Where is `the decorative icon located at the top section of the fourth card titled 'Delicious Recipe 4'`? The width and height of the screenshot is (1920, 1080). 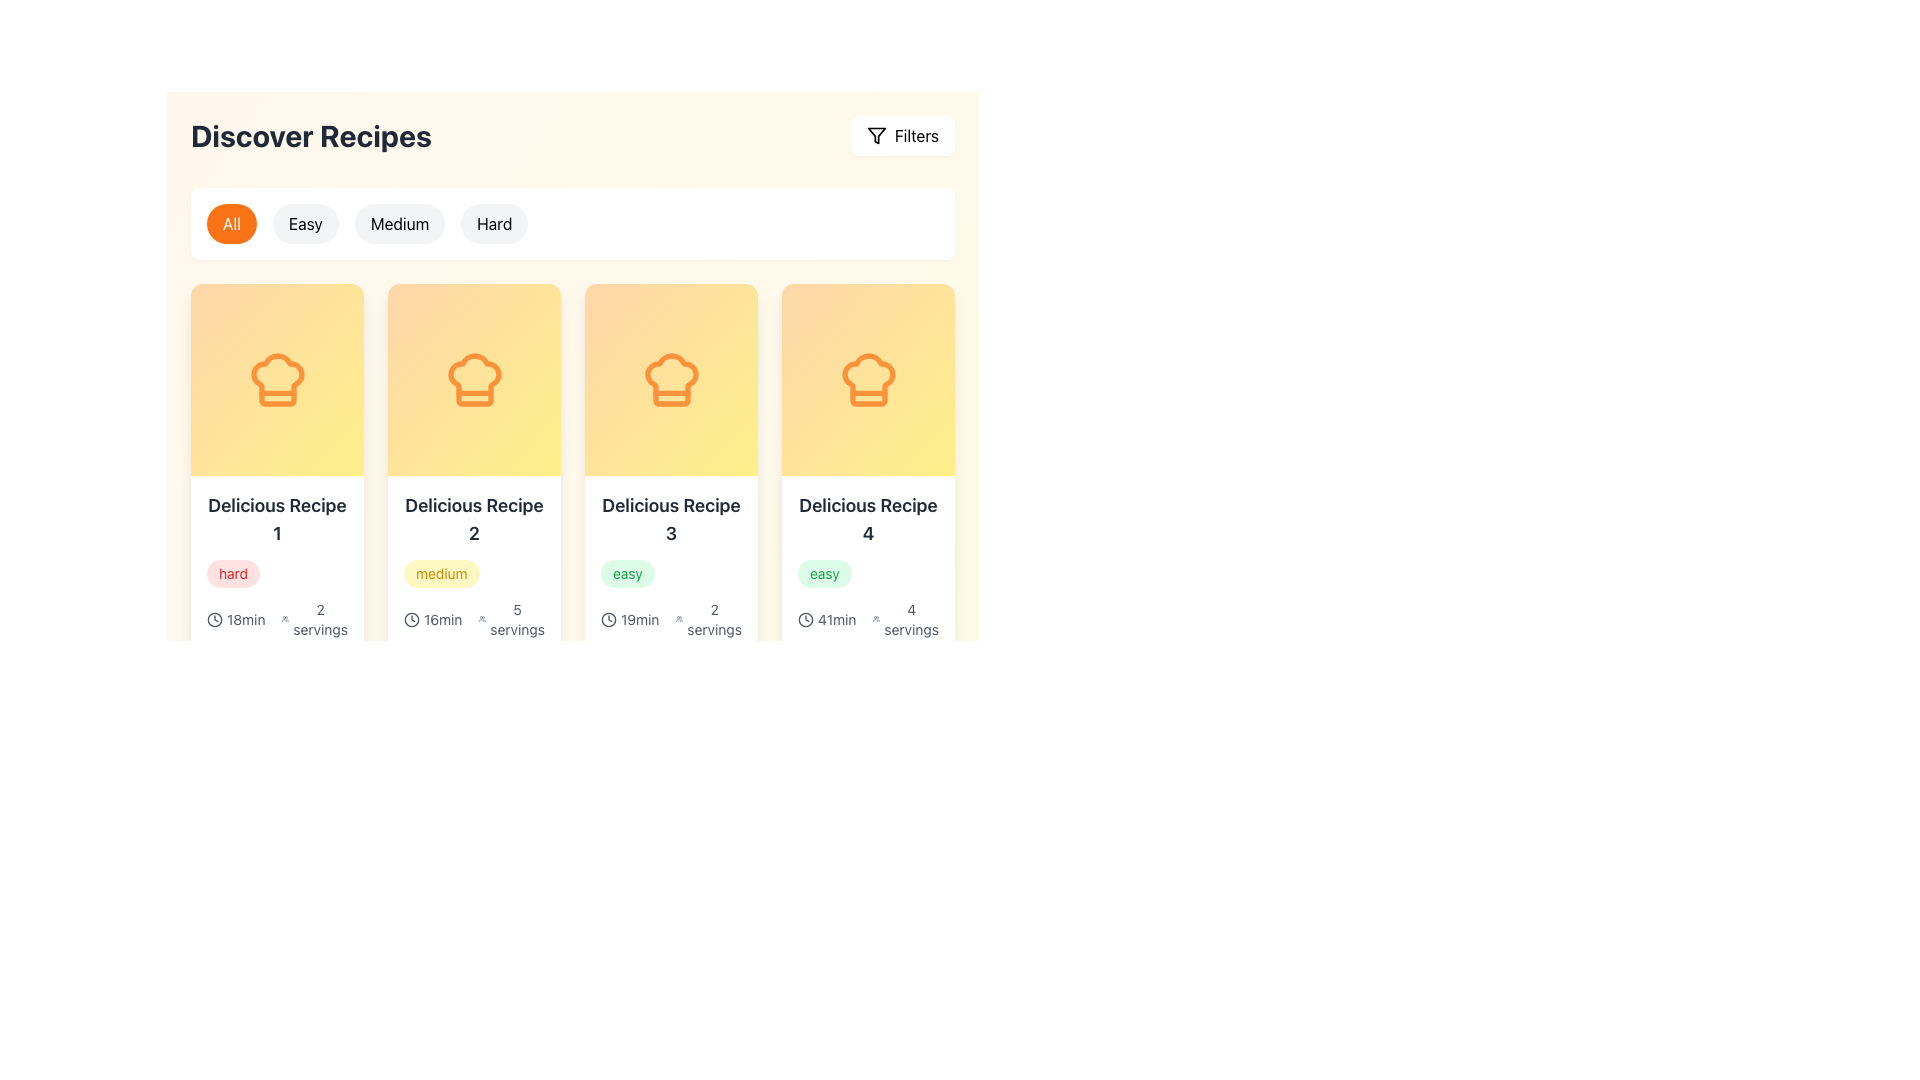
the decorative icon located at the top section of the fourth card titled 'Delicious Recipe 4' is located at coordinates (868, 379).